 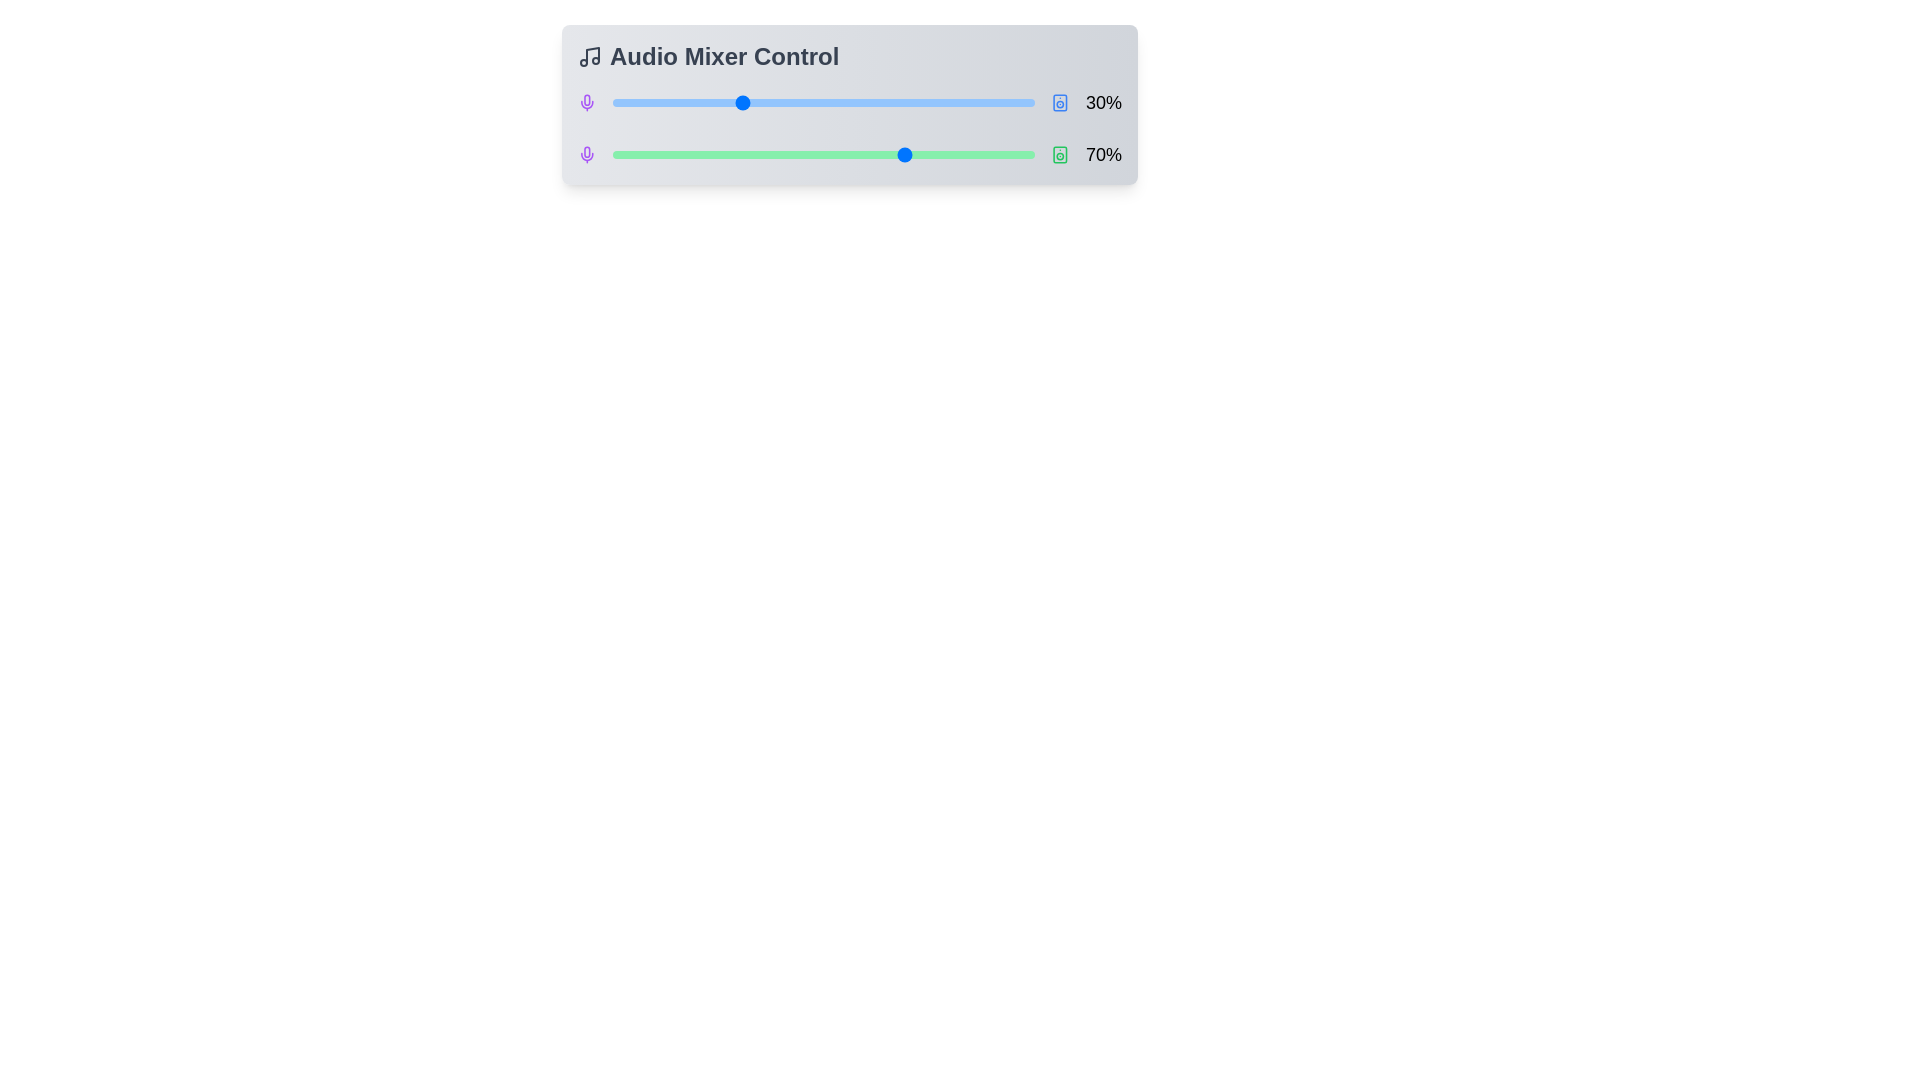 What do you see at coordinates (849, 153) in the screenshot?
I see `the green track of the horizontal slider labeled '70%' to set a new value` at bounding box center [849, 153].